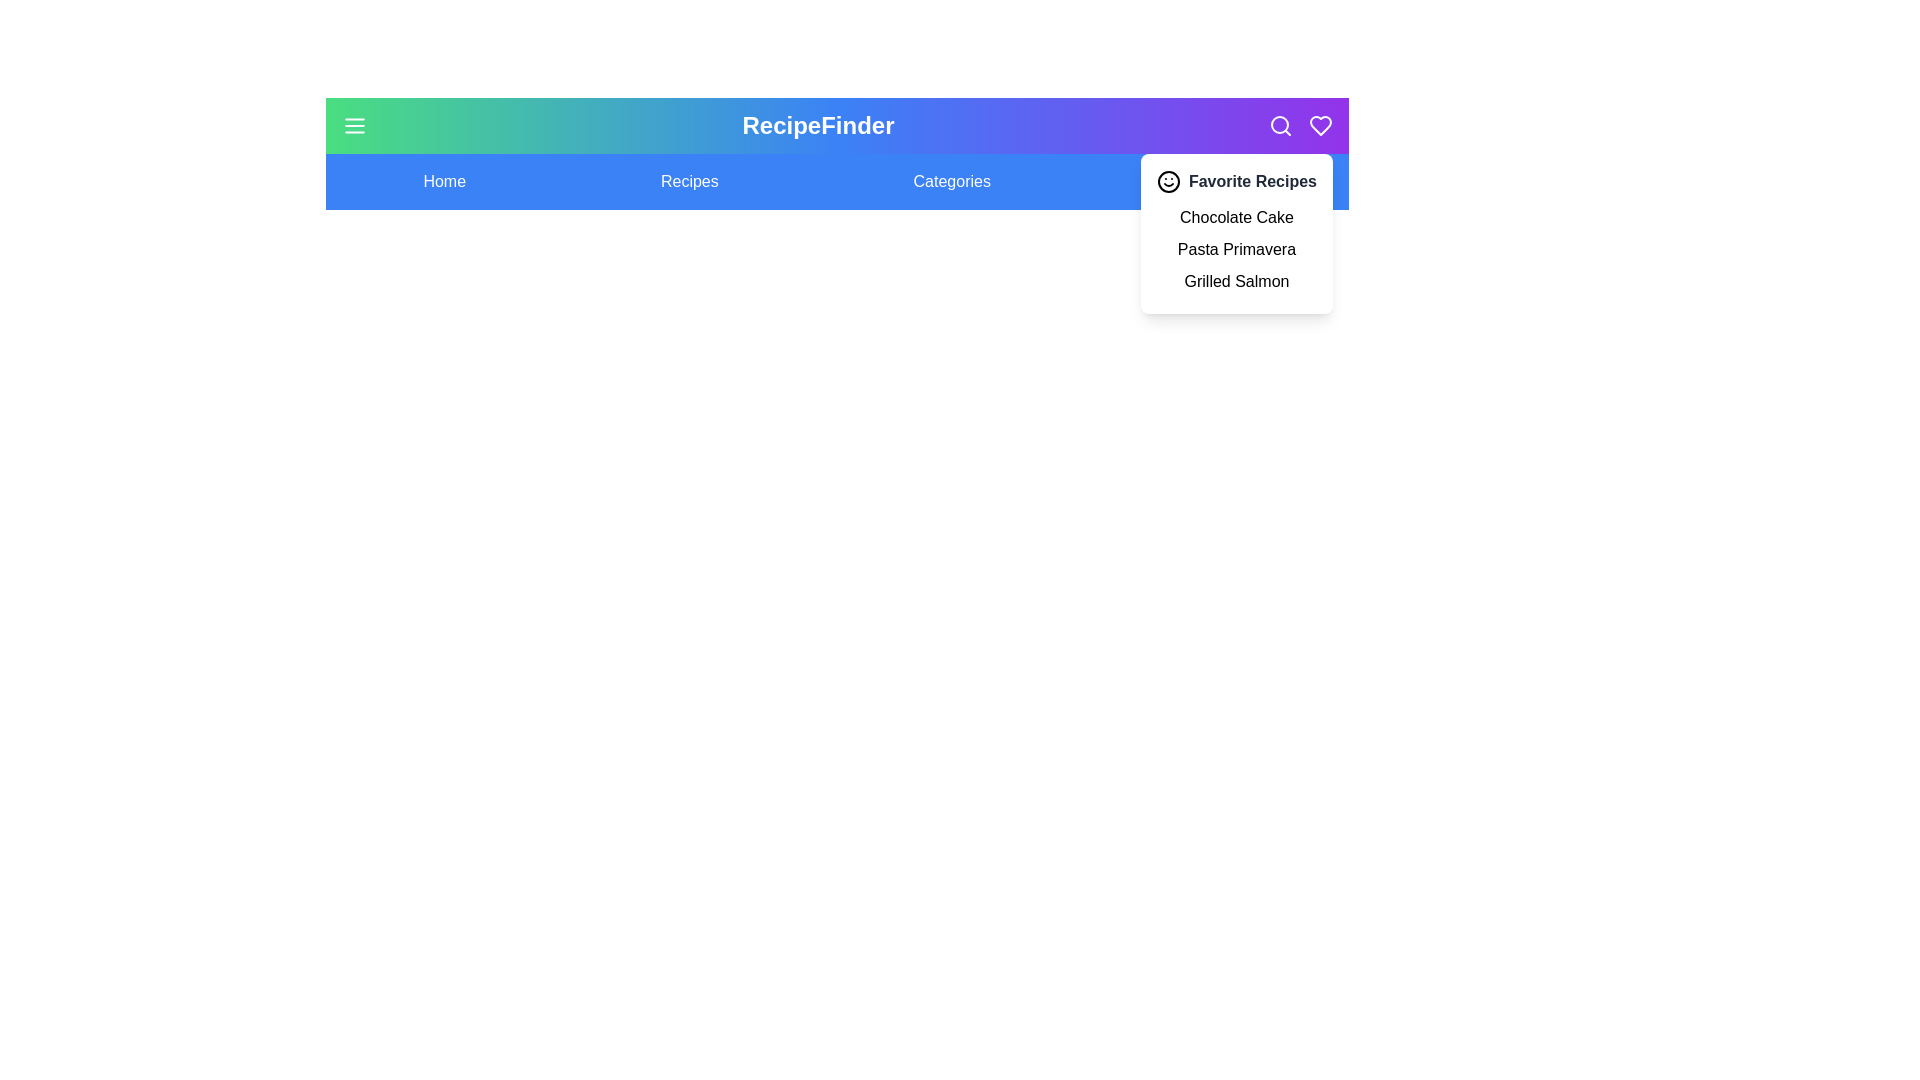 This screenshot has height=1080, width=1920. What do you see at coordinates (1280, 126) in the screenshot?
I see `the search_icon to observe its hover effect` at bounding box center [1280, 126].